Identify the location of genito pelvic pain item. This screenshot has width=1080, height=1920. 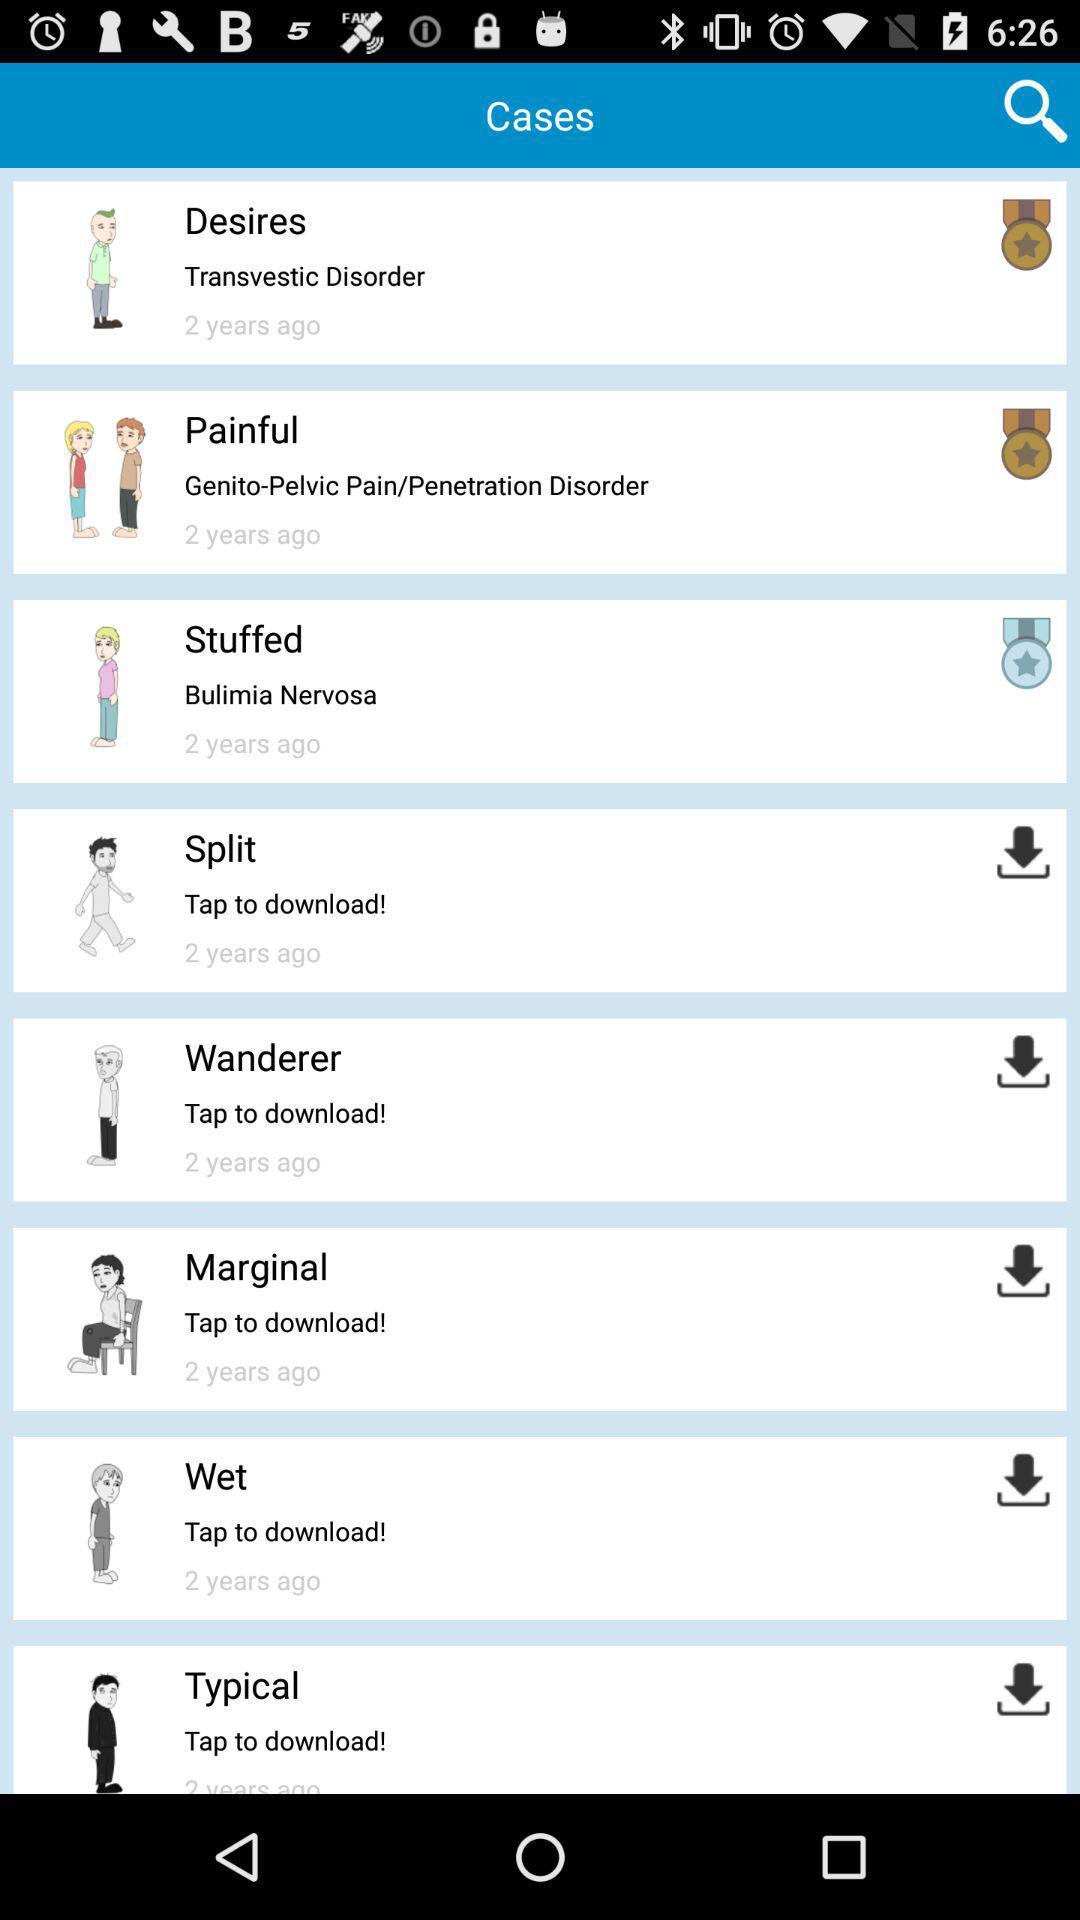
(415, 484).